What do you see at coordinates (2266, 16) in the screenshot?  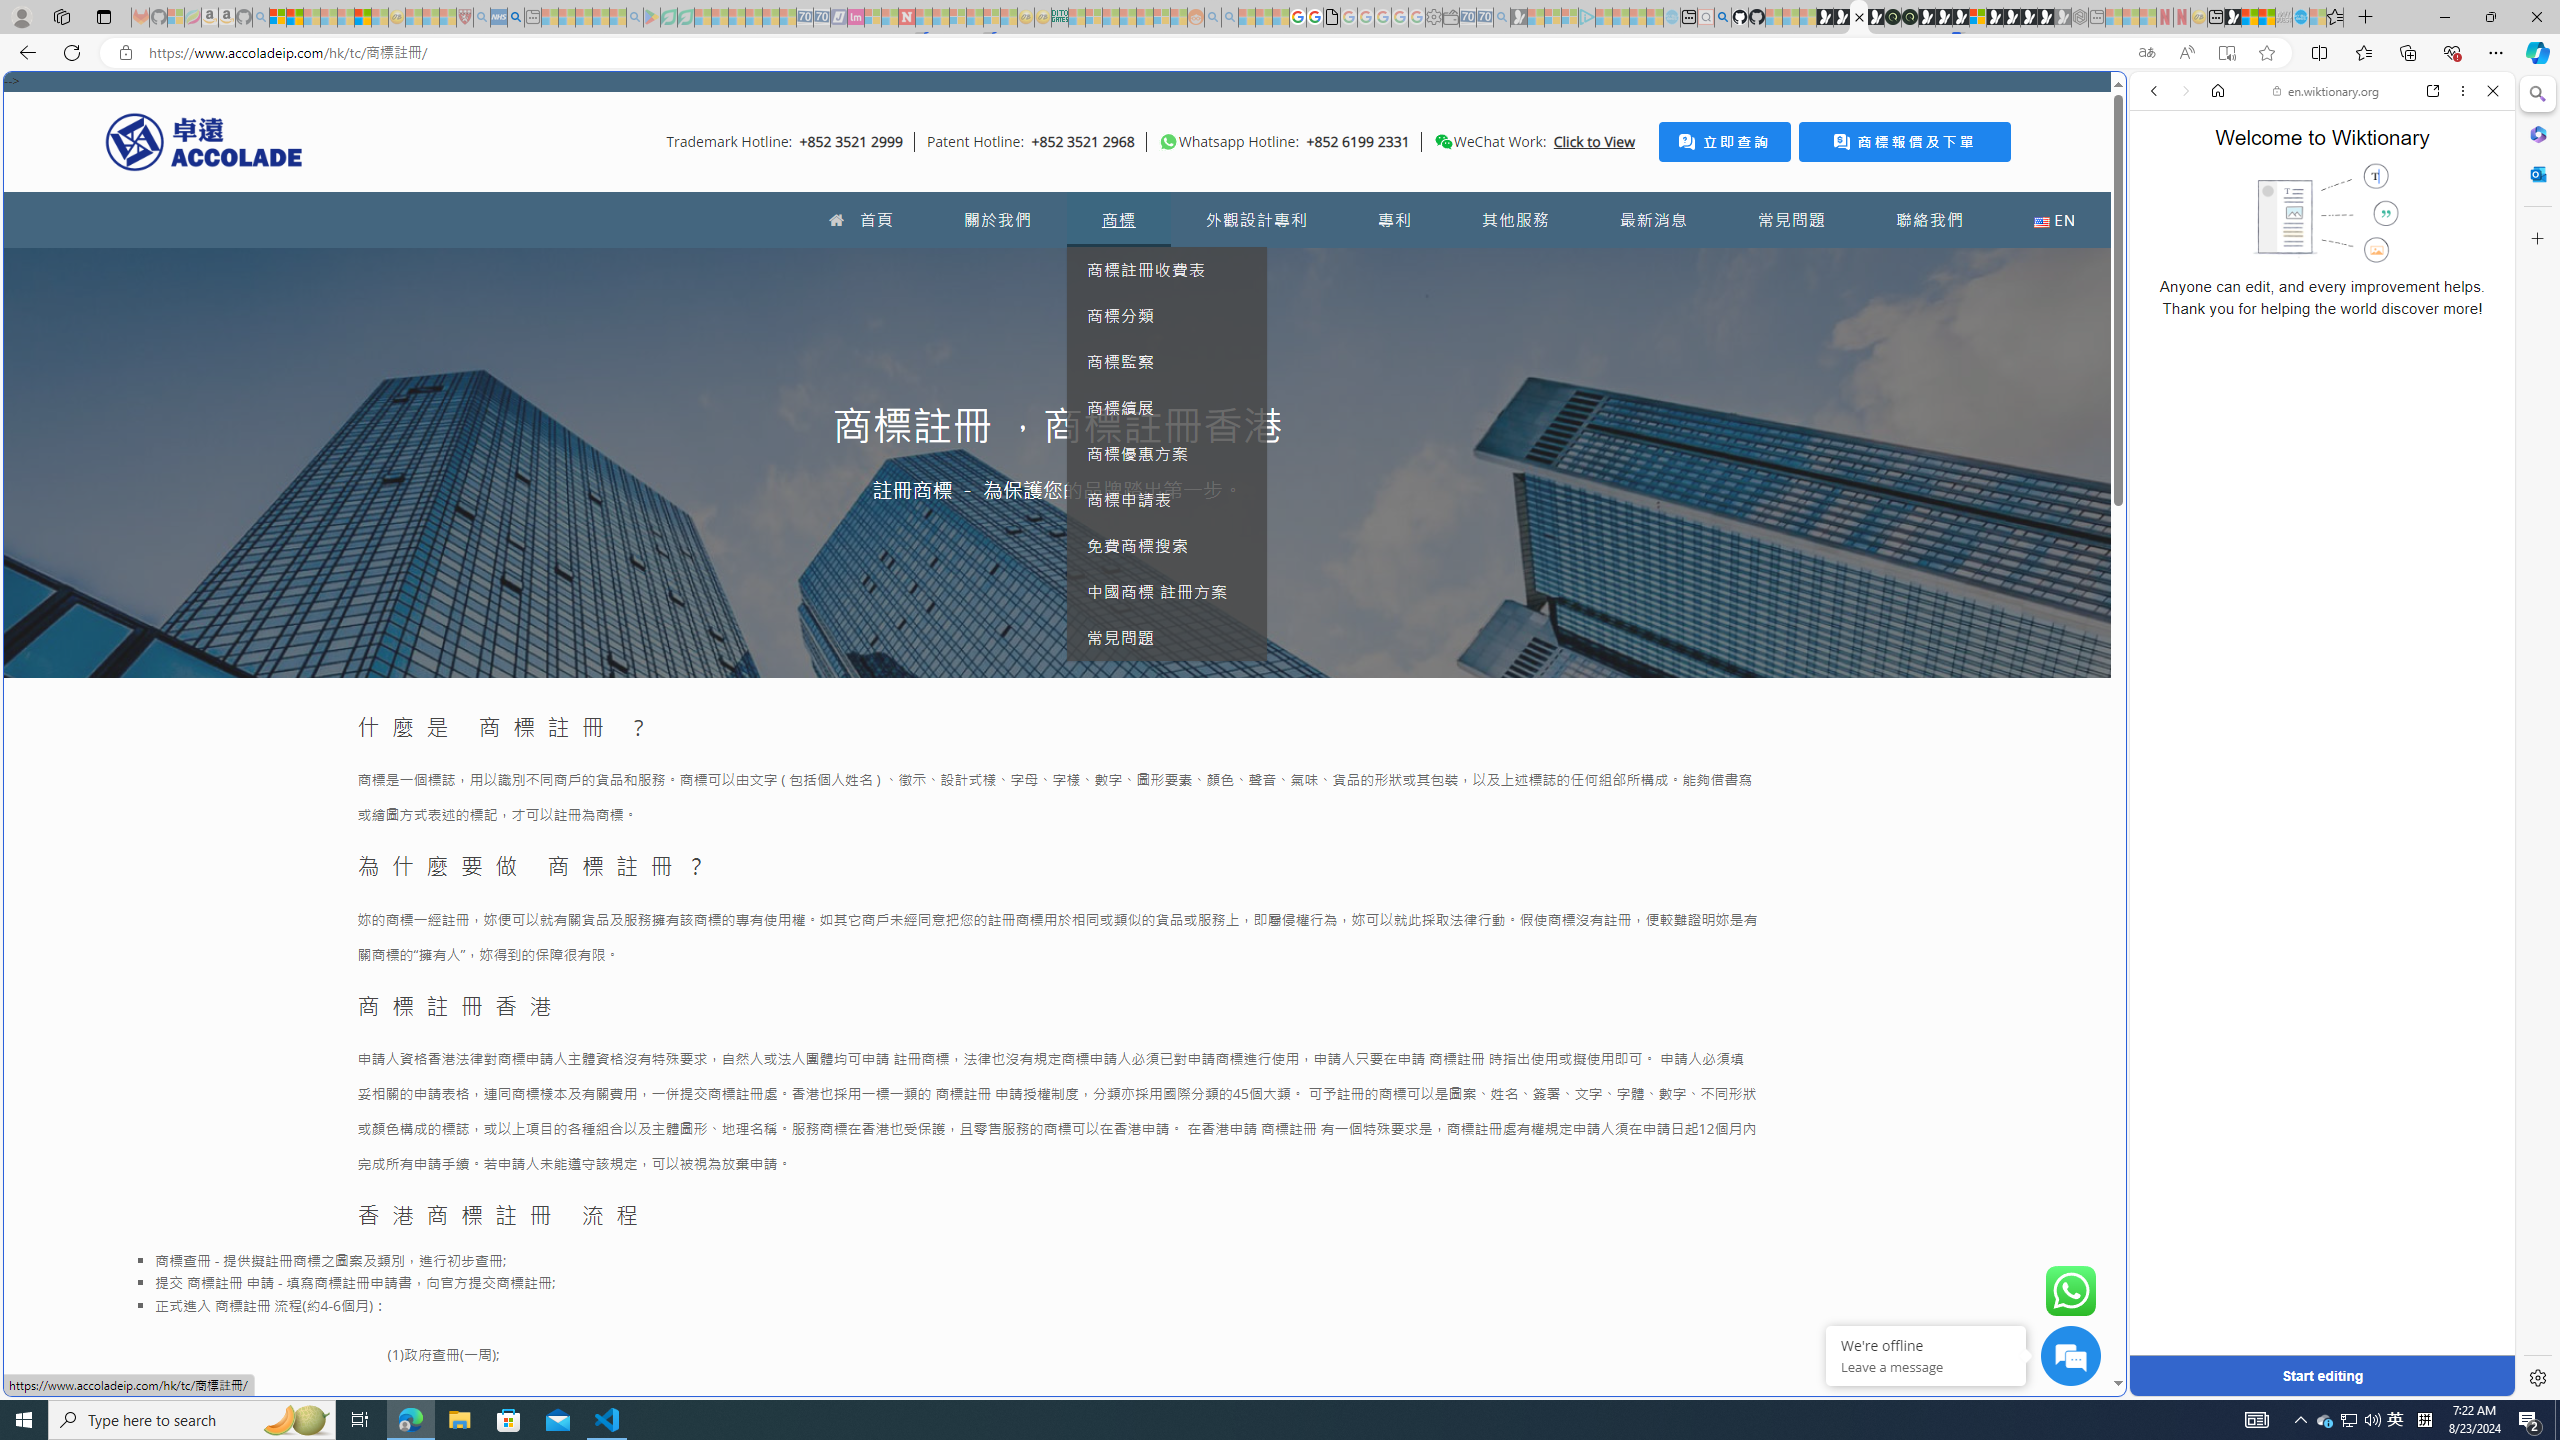 I see `'Earth has six continents not seven, radical new study claims'` at bounding box center [2266, 16].